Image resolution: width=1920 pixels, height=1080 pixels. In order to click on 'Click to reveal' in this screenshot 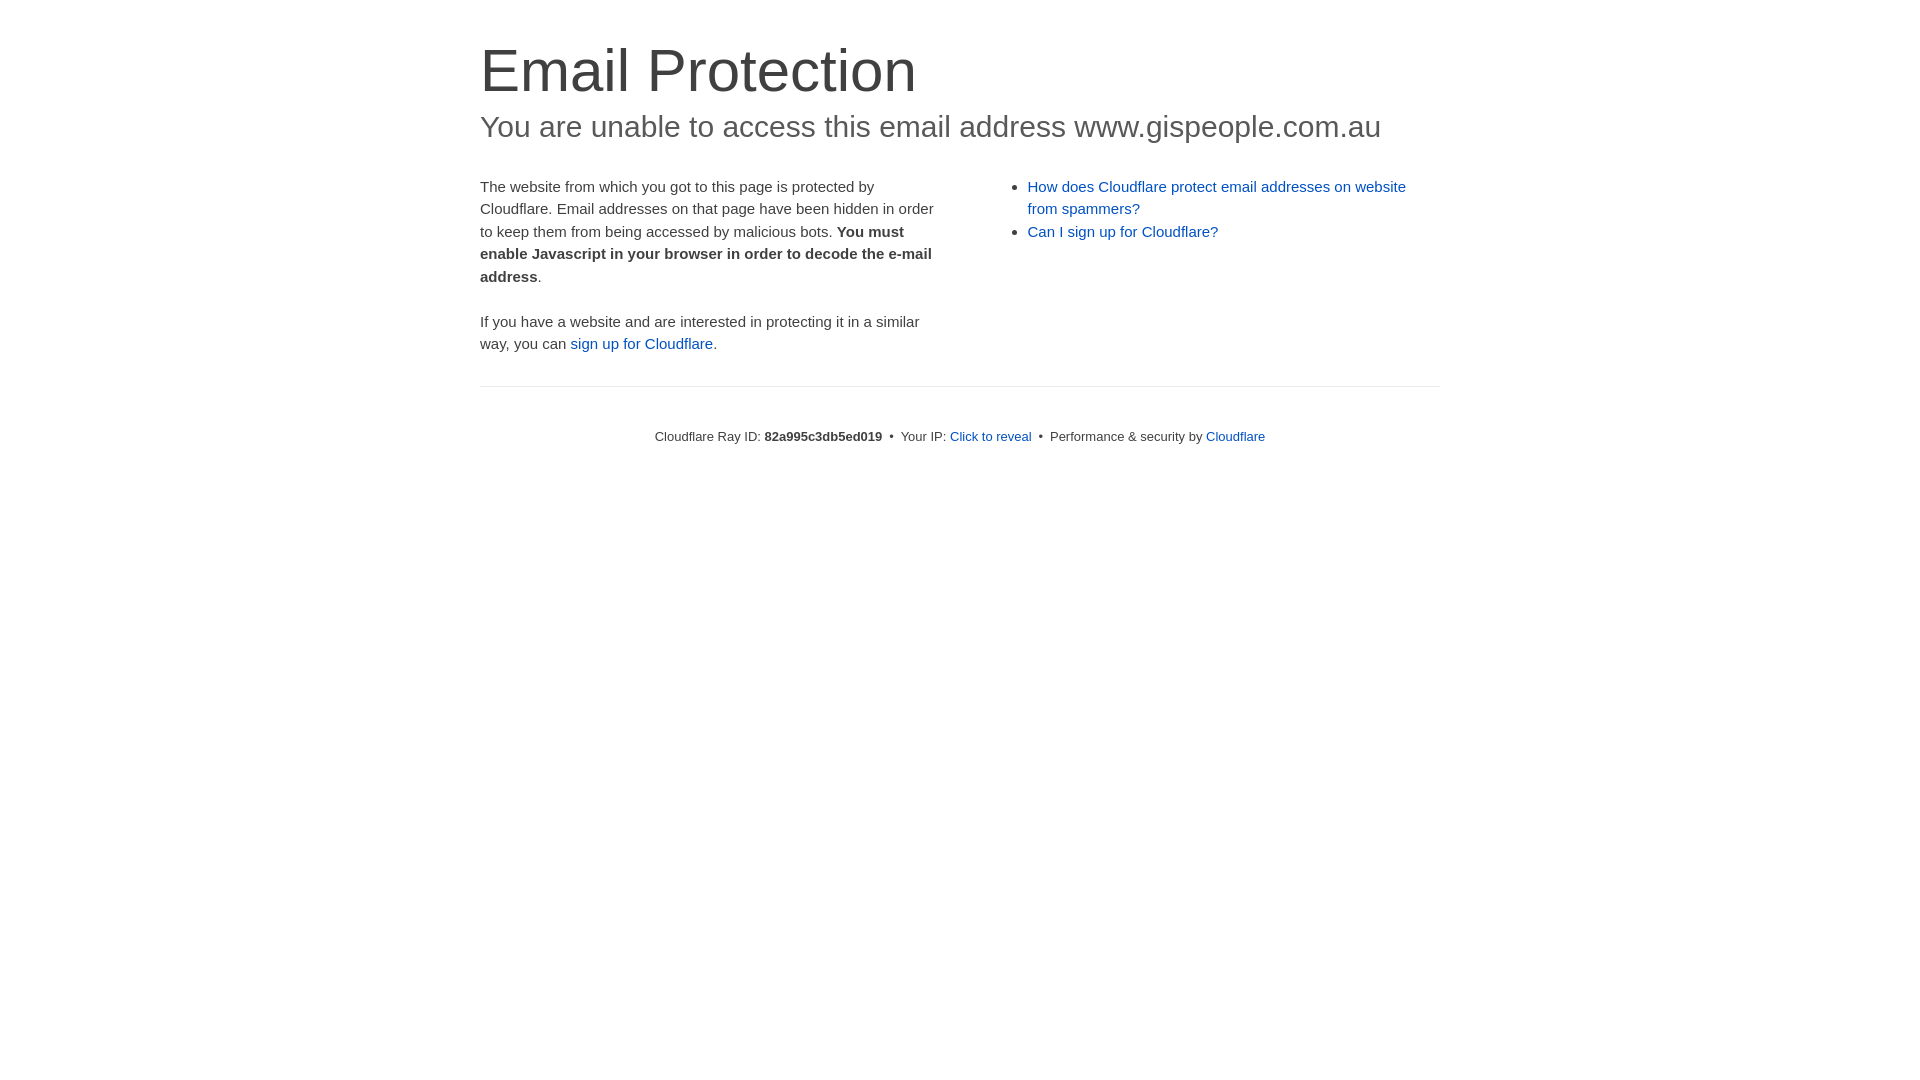, I will do `click(990, 435)`.